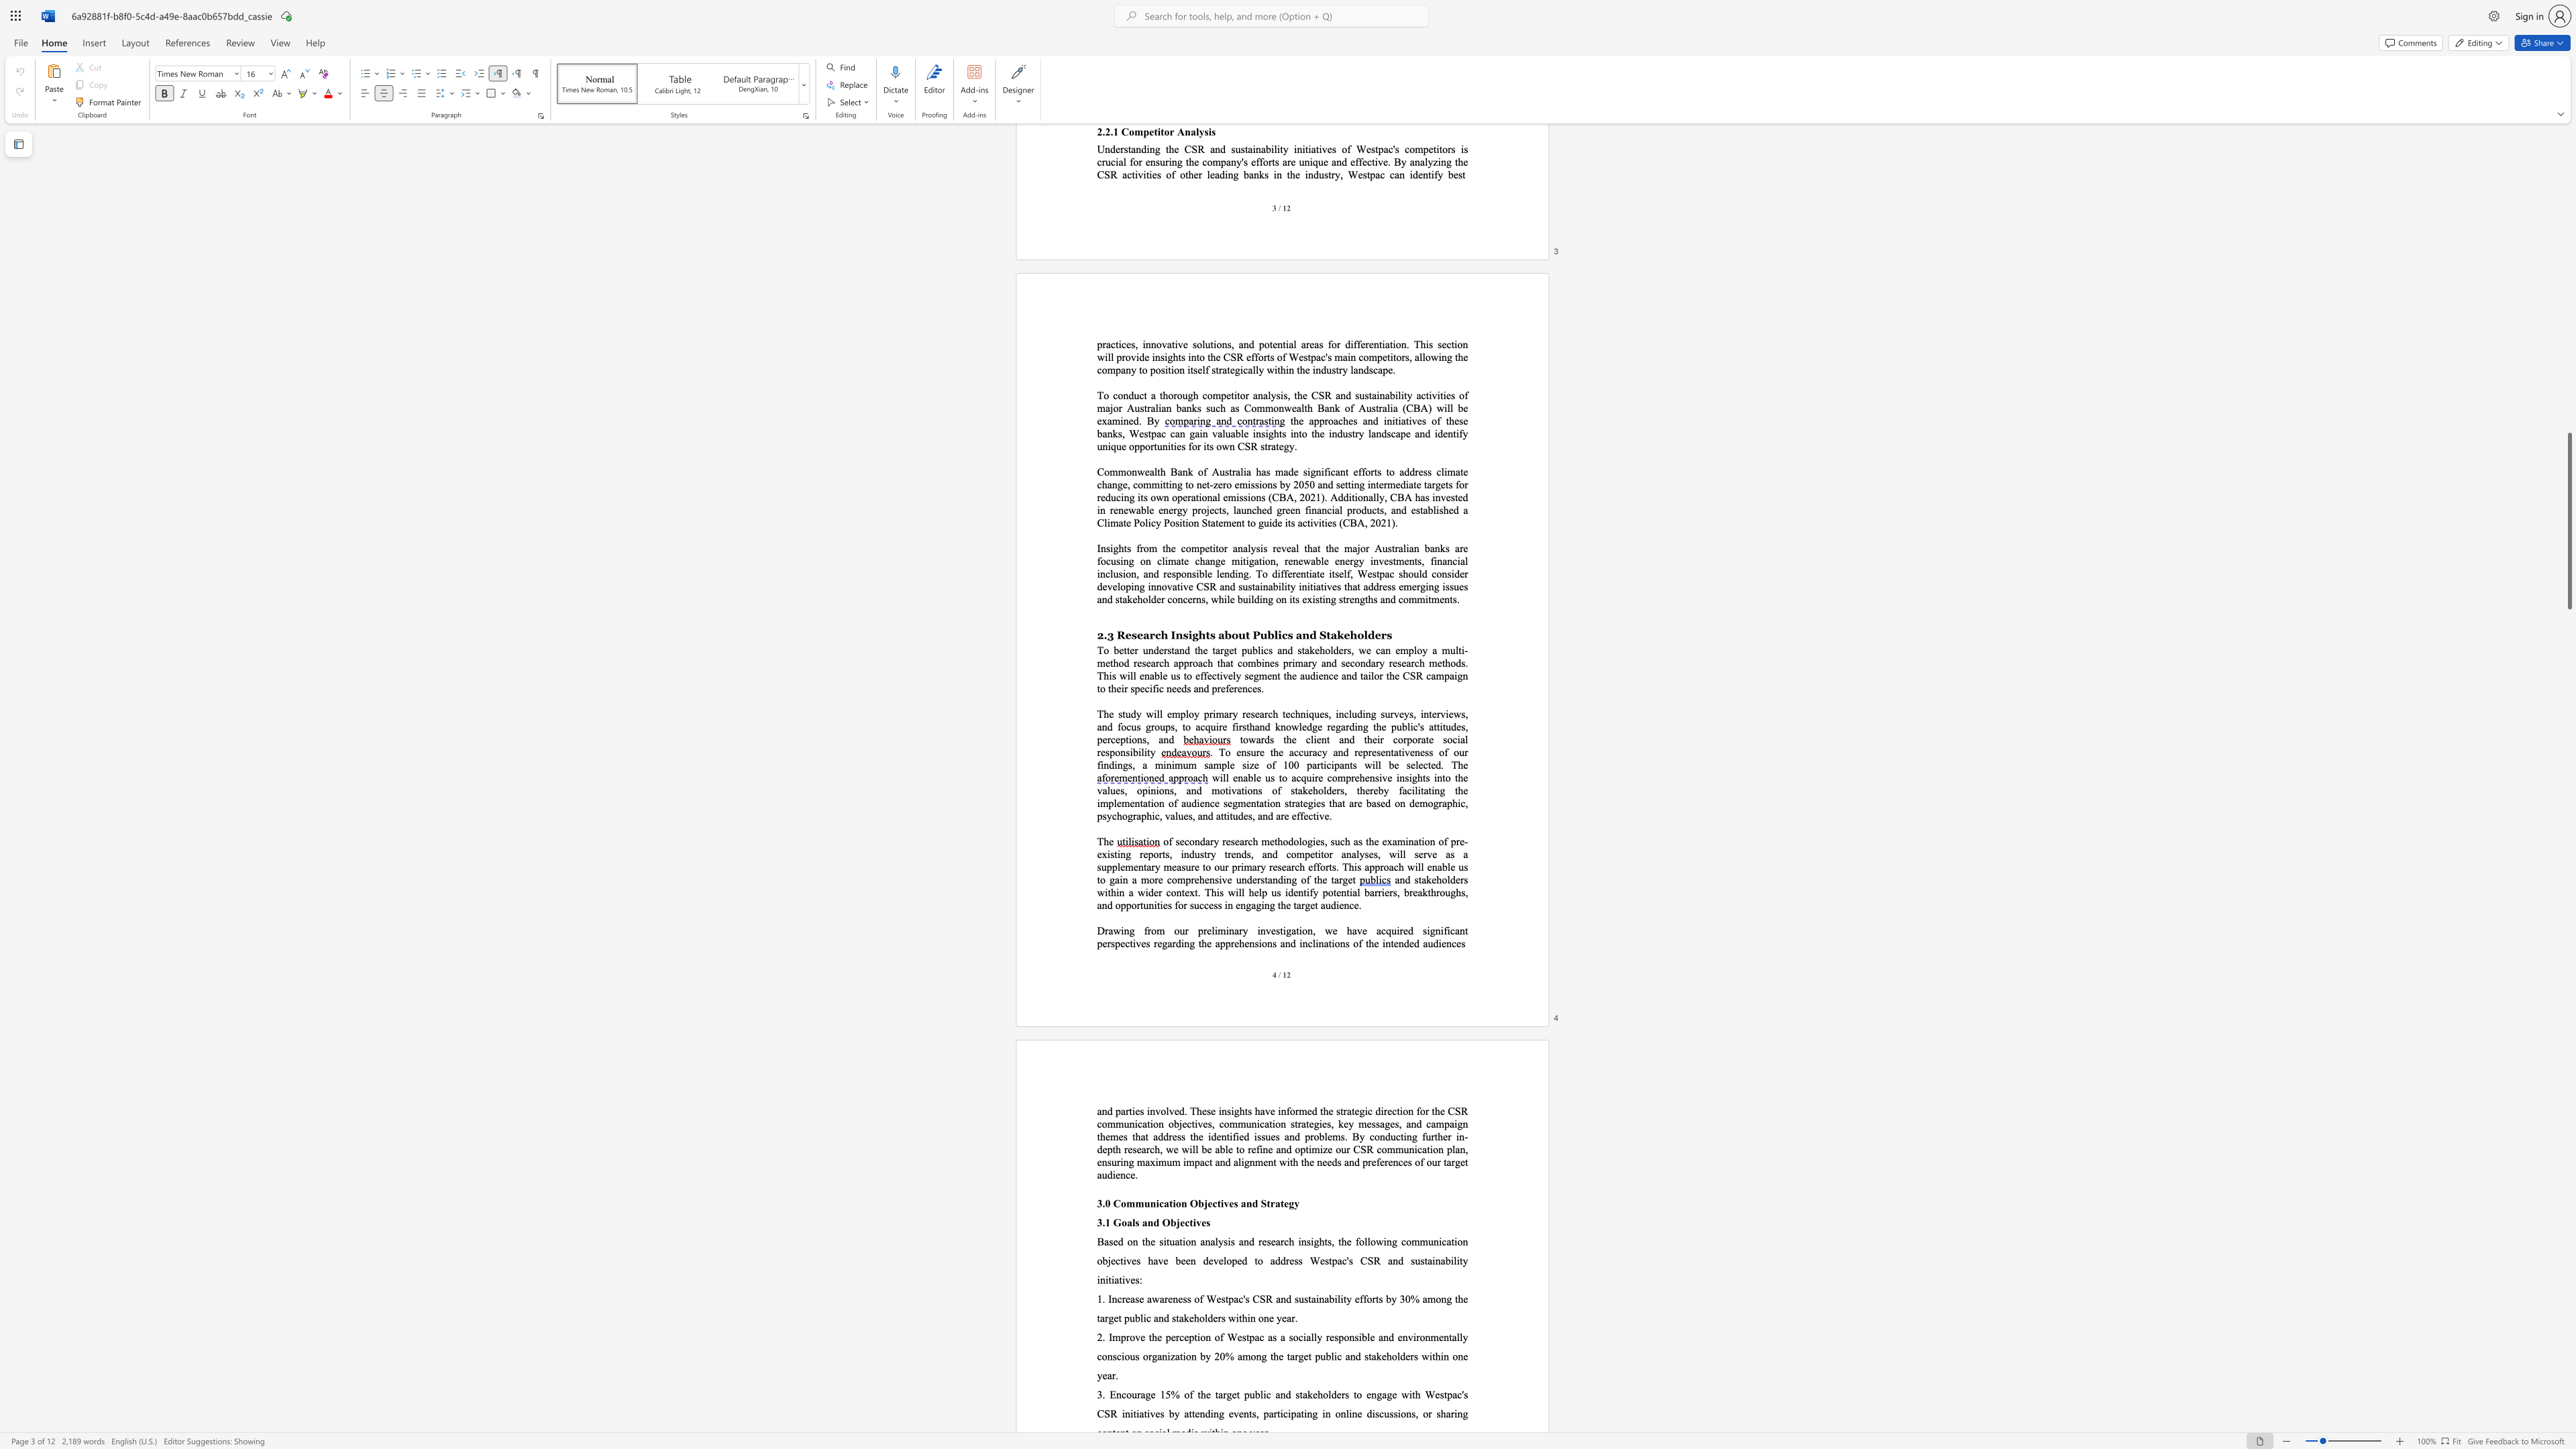 The height and width of the screenshot is (1449, 2576). What do you see at coordinates (1241, 930) in the screenshot?
I see `the subset text "y investigation," within the text "Drawing from our preliminary investigation, we have"` at bounding box center [1241, 930].